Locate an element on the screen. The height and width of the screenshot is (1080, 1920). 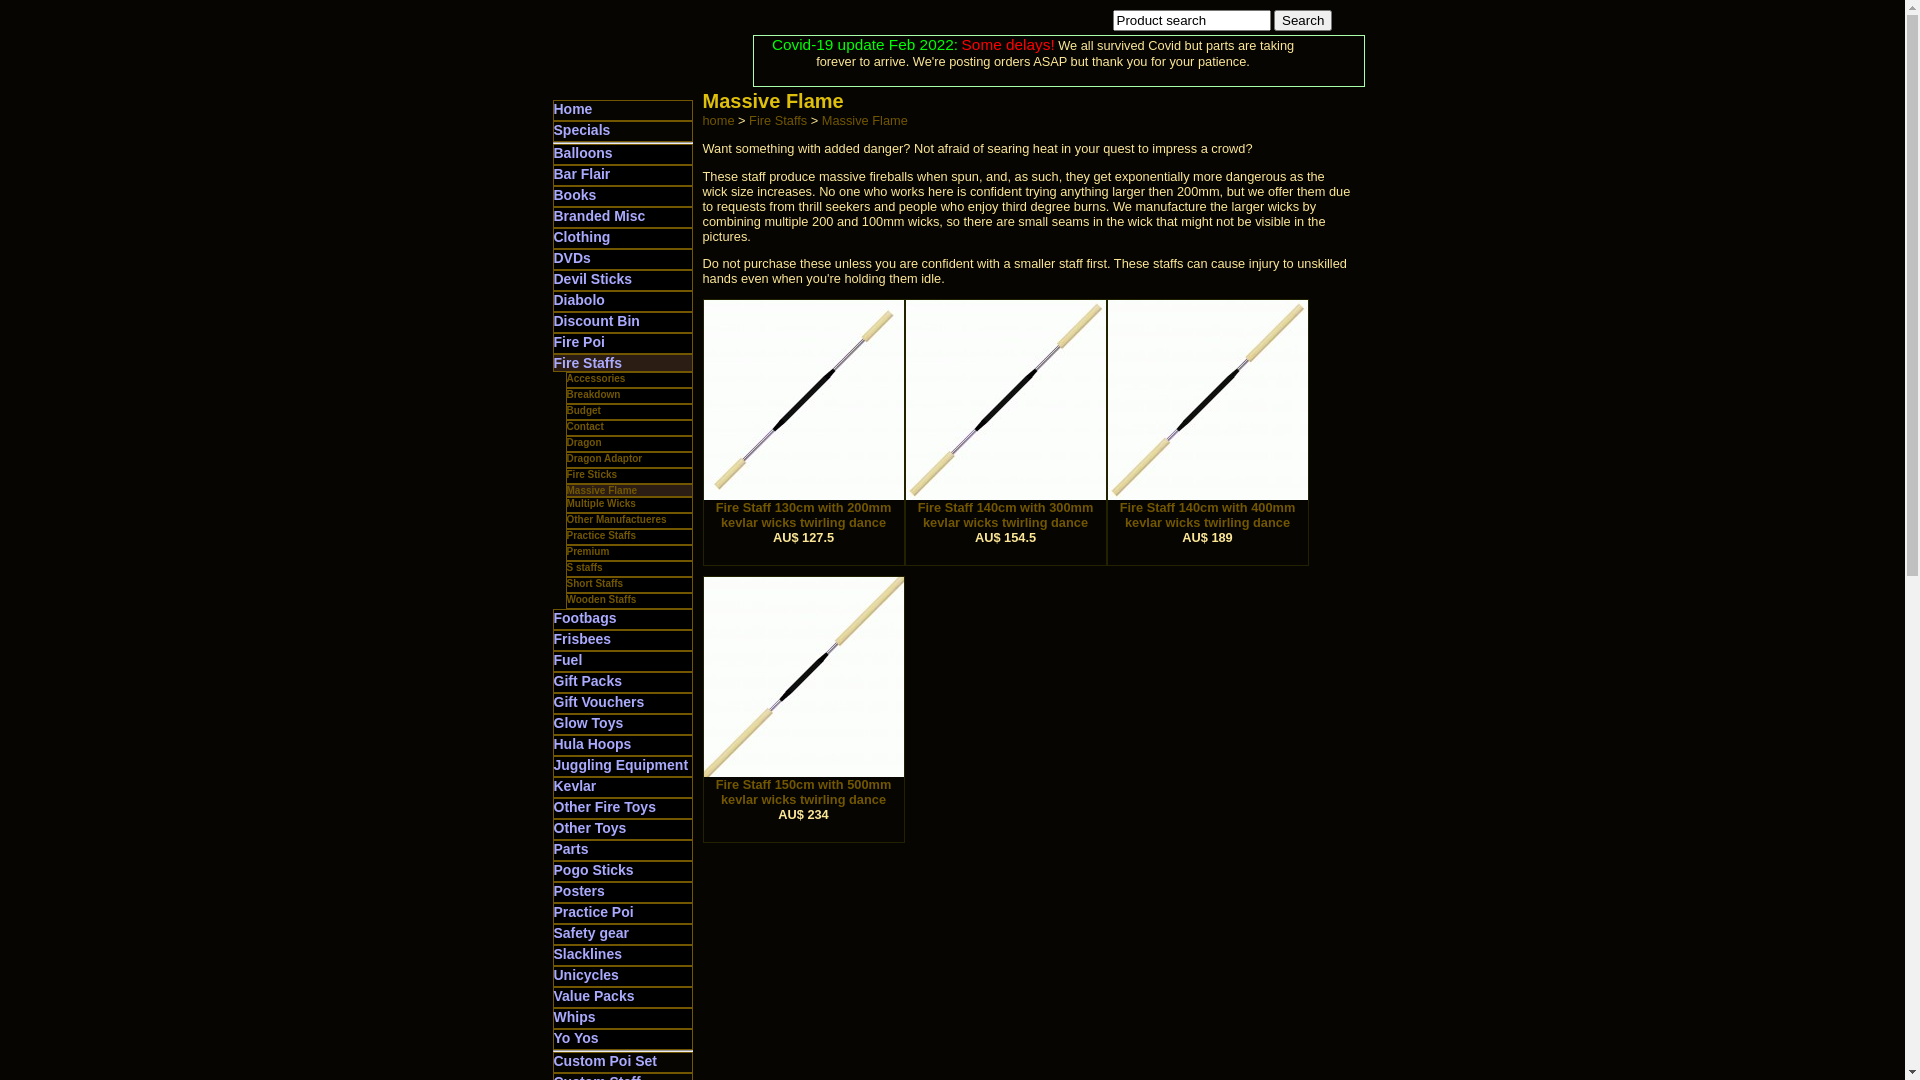
'Yo Yos' is located at coordinates (553, 1036).